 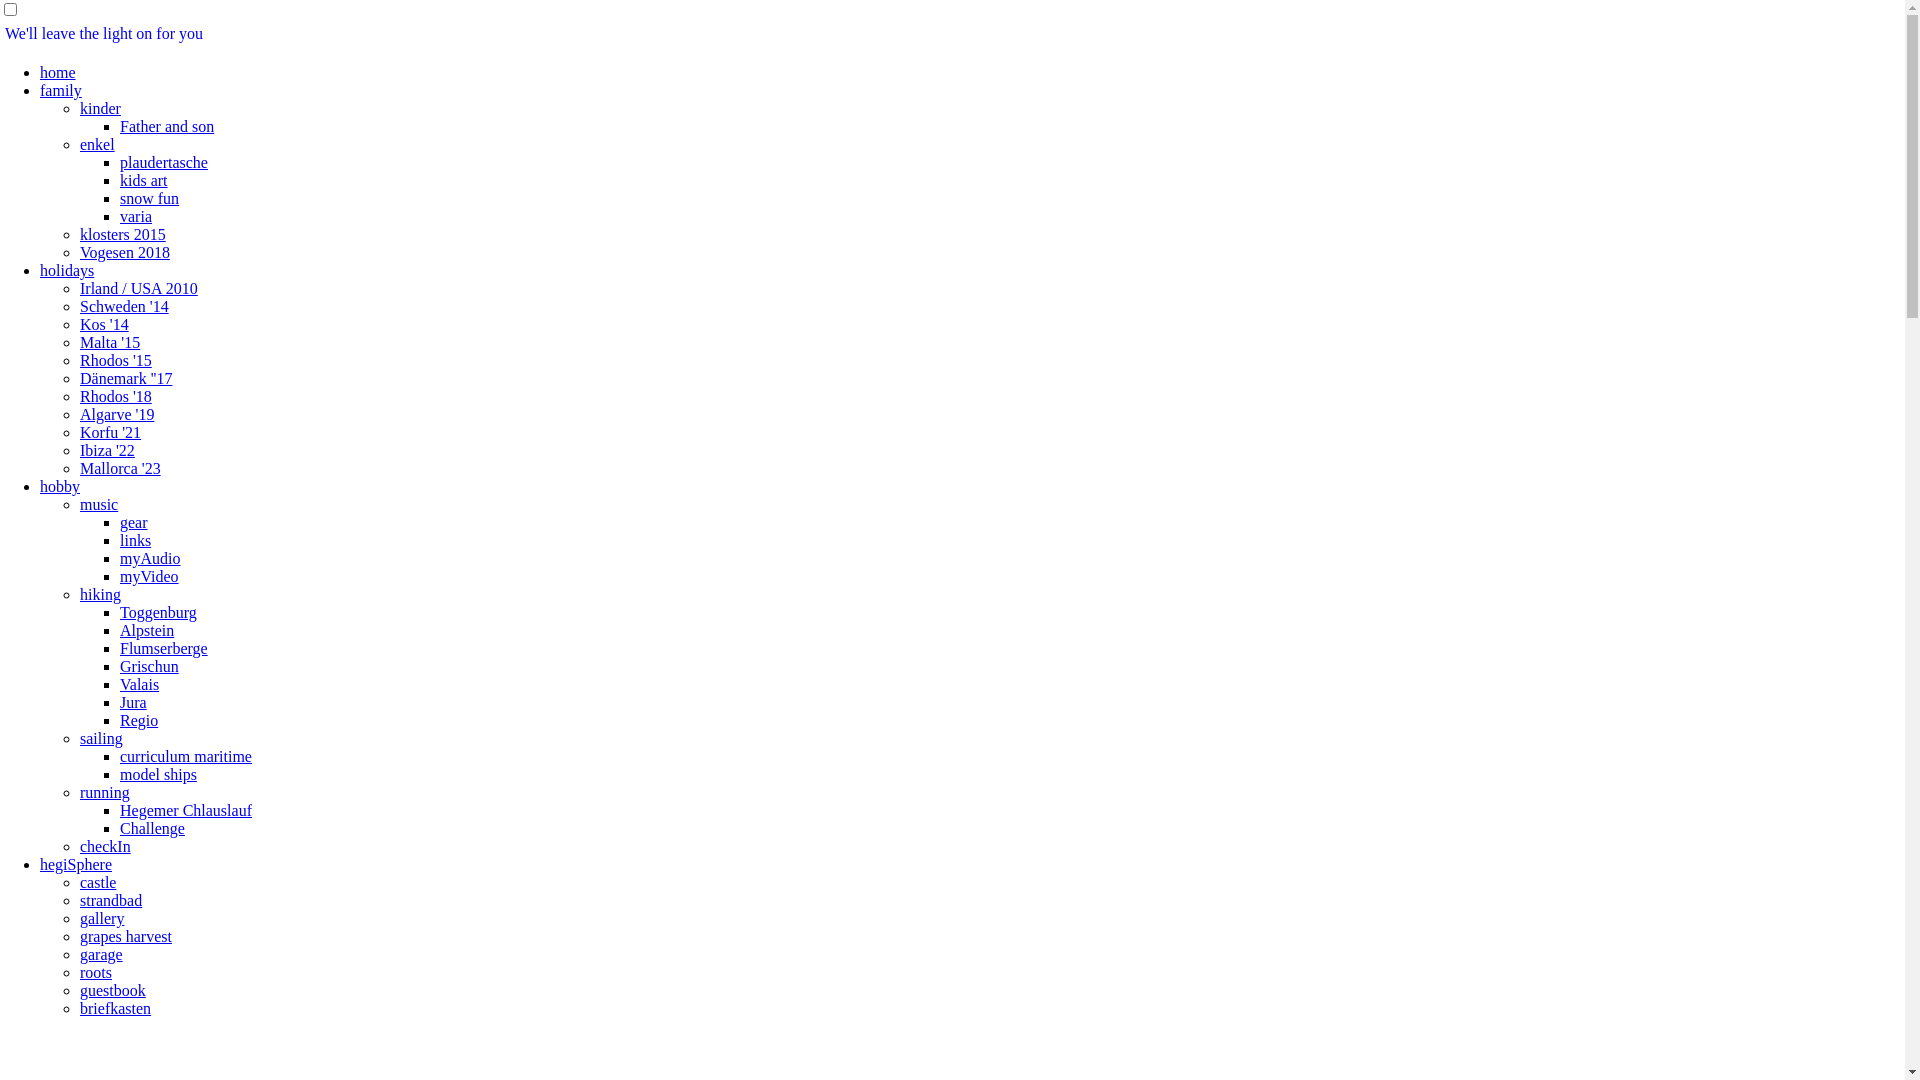 What do you see at coordinates (103, 33) in the screenshot?
I see `'We'll leave the light on for you'` at bounding box center [103, 33].